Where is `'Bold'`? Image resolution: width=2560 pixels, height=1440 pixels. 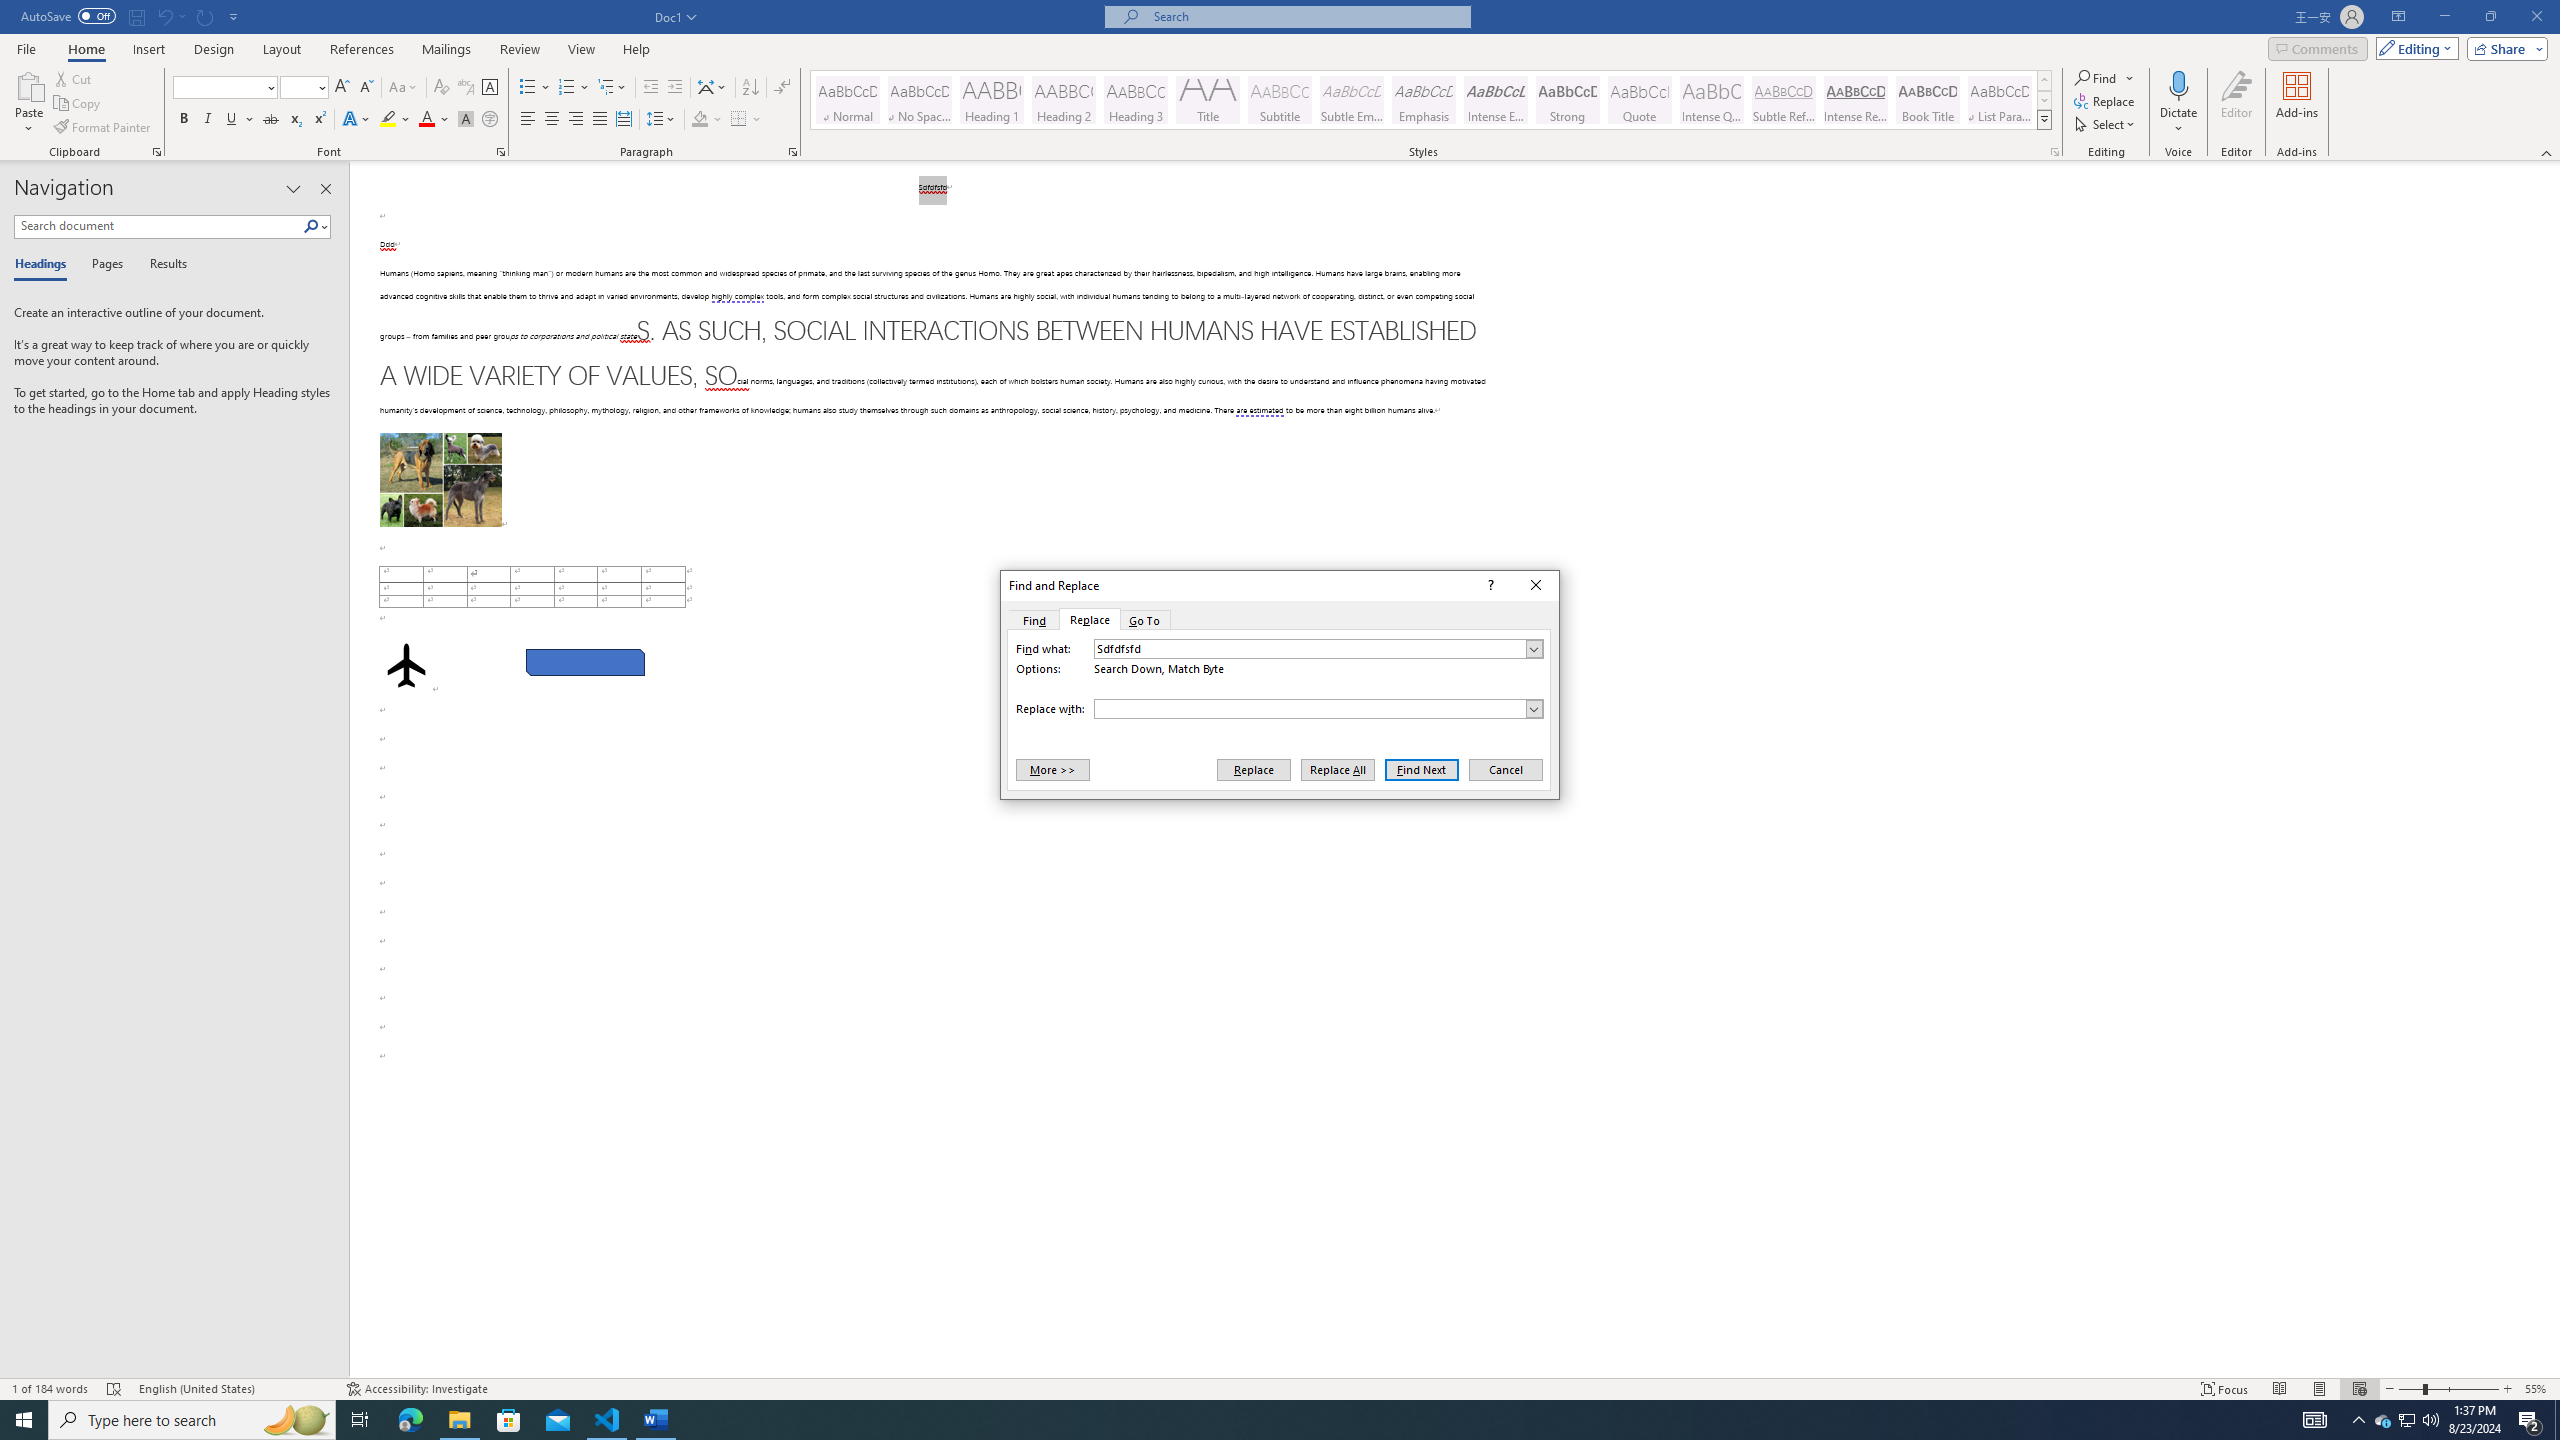
'Bold' is located at coordinates (183, 118).